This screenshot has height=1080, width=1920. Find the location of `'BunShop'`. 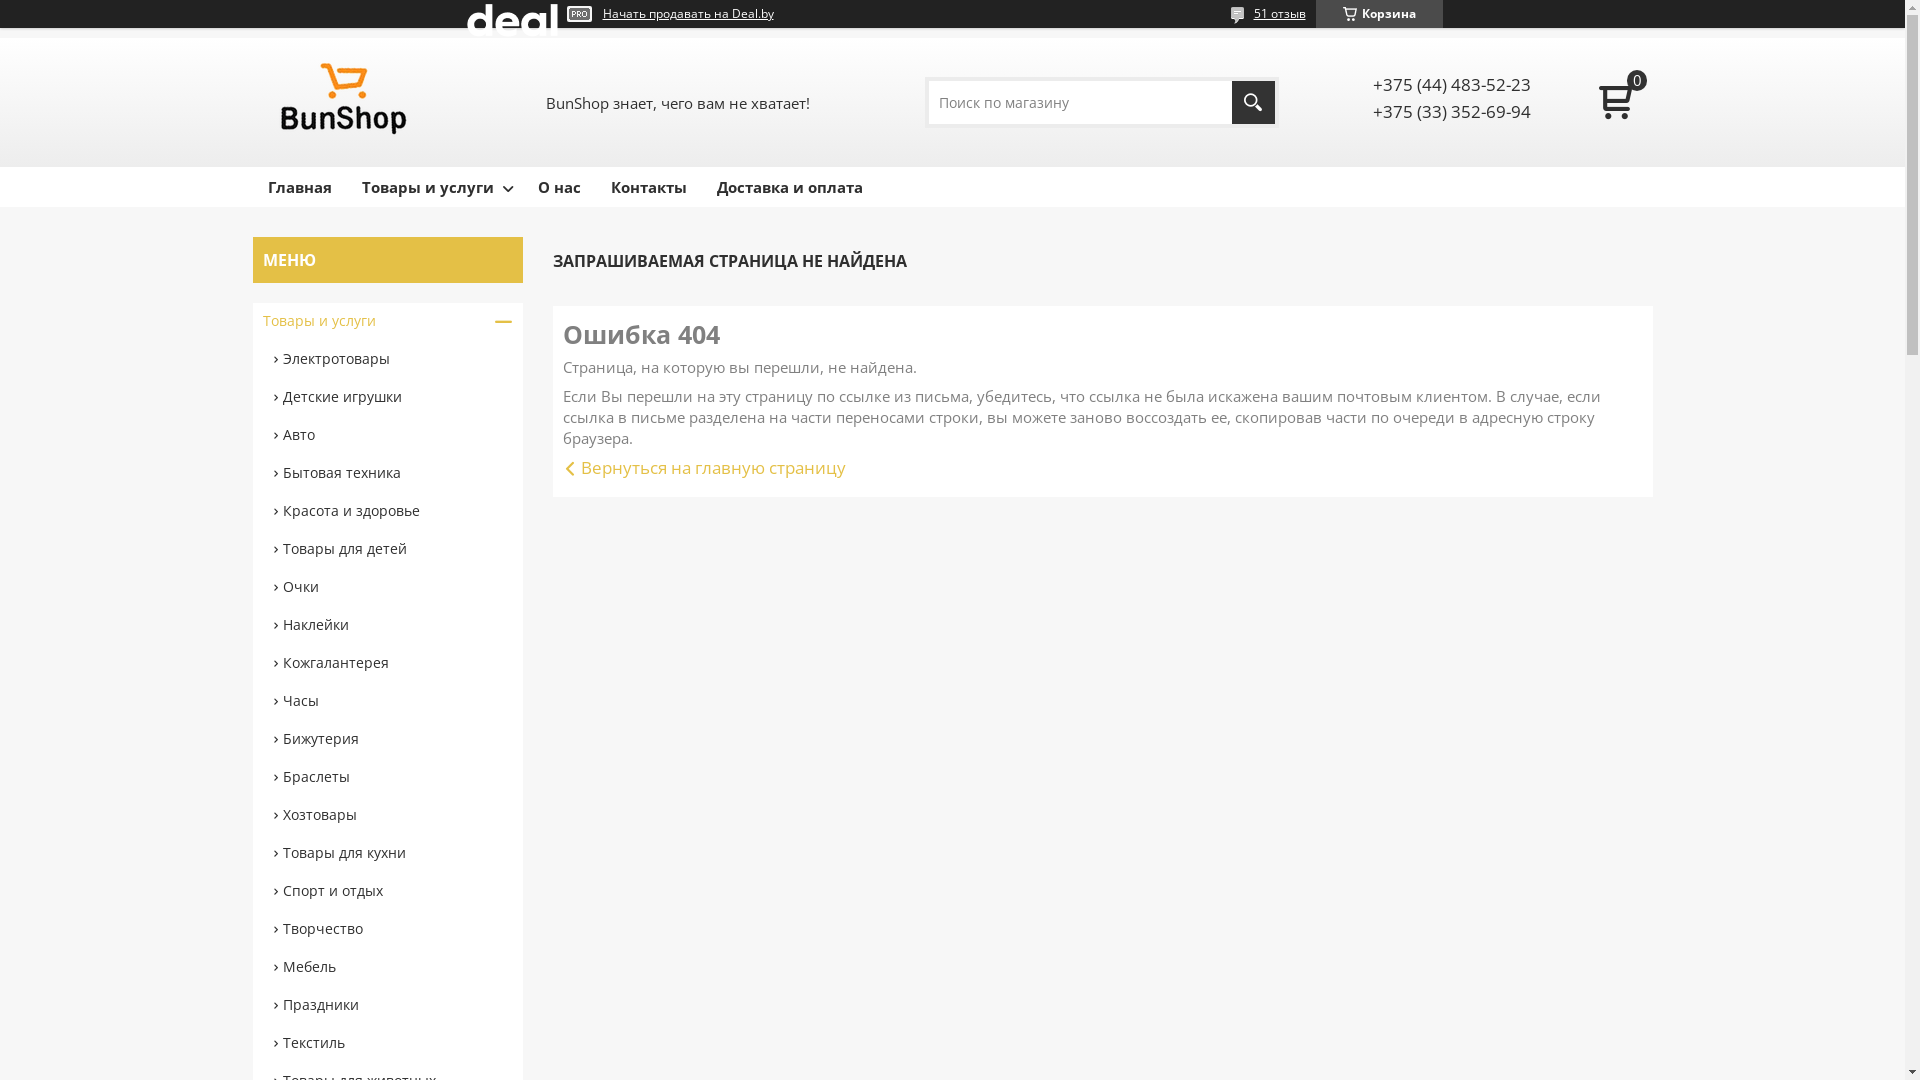

'BunShop' is located at coordinates (345, 102).